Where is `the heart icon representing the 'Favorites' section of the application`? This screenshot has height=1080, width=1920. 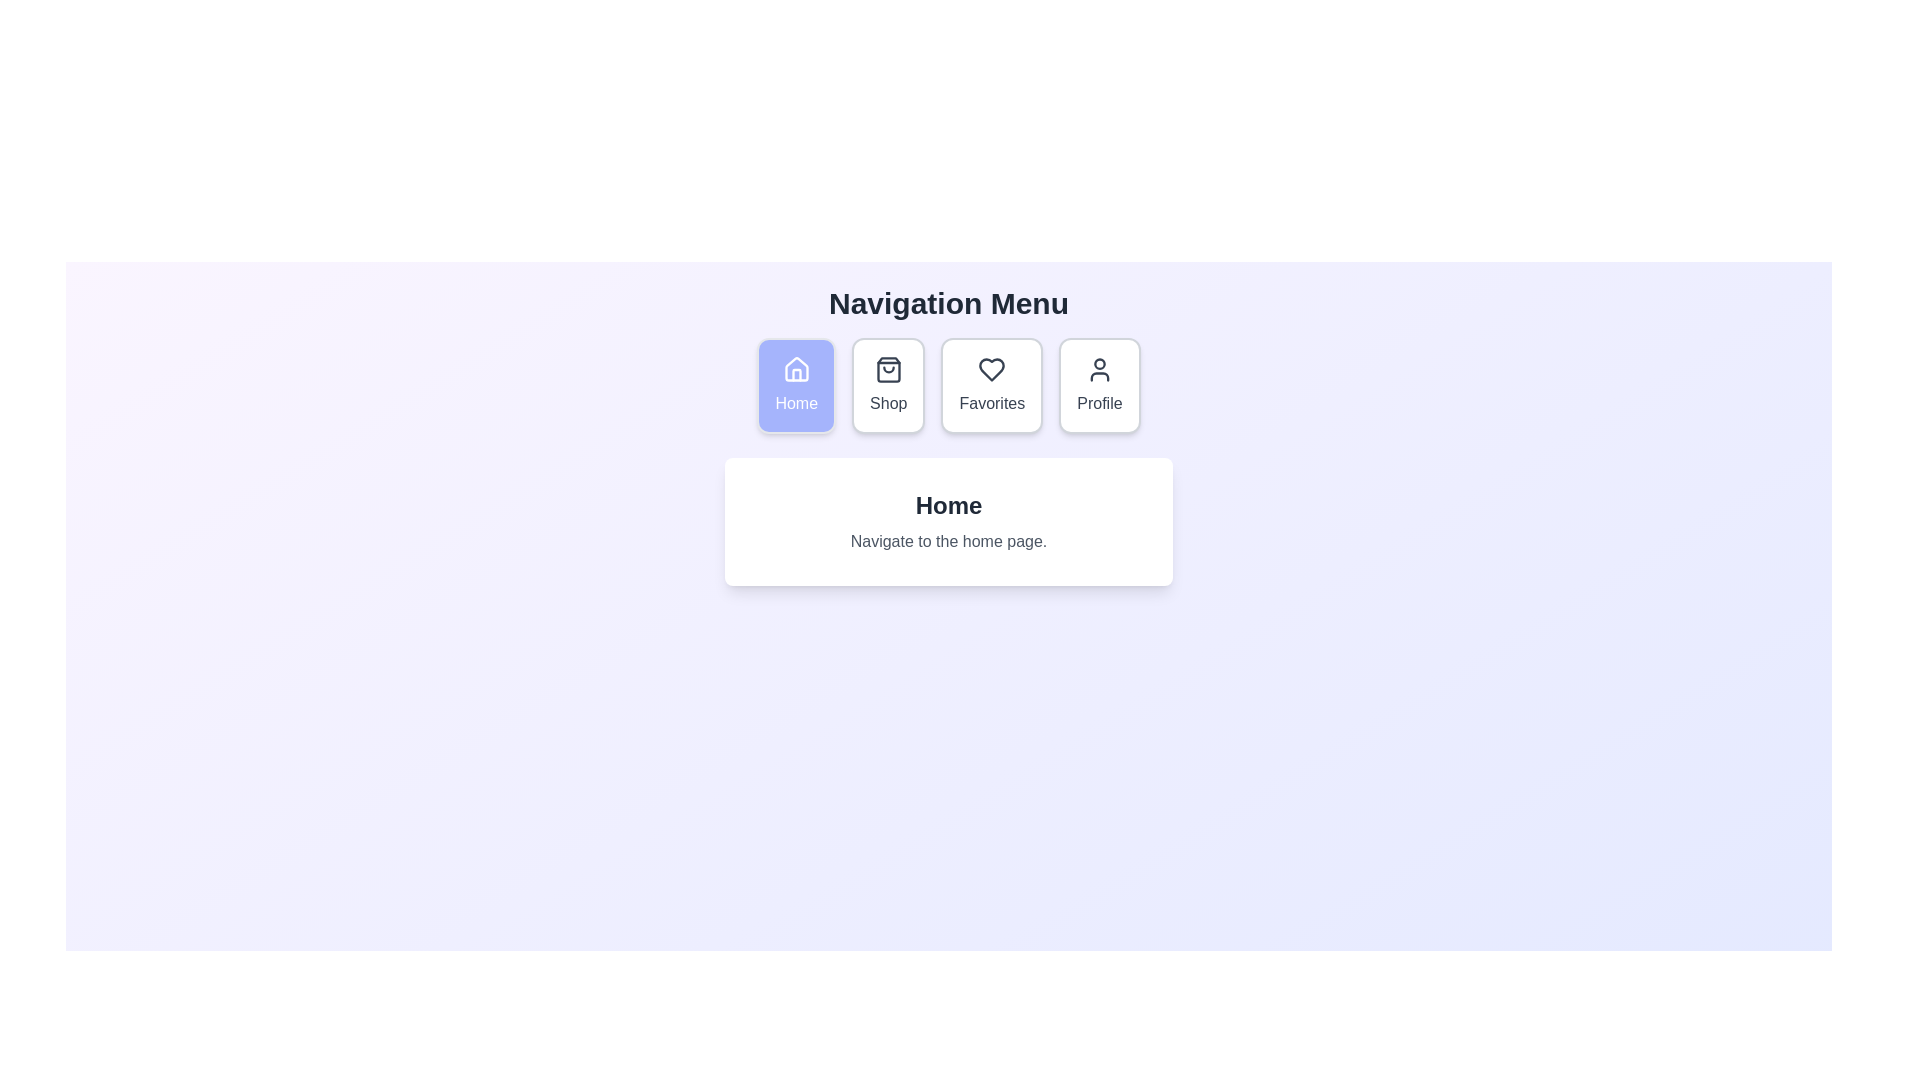 the heart icon representing the 'Favorites' section of the application is located at coordinates (992, 370).